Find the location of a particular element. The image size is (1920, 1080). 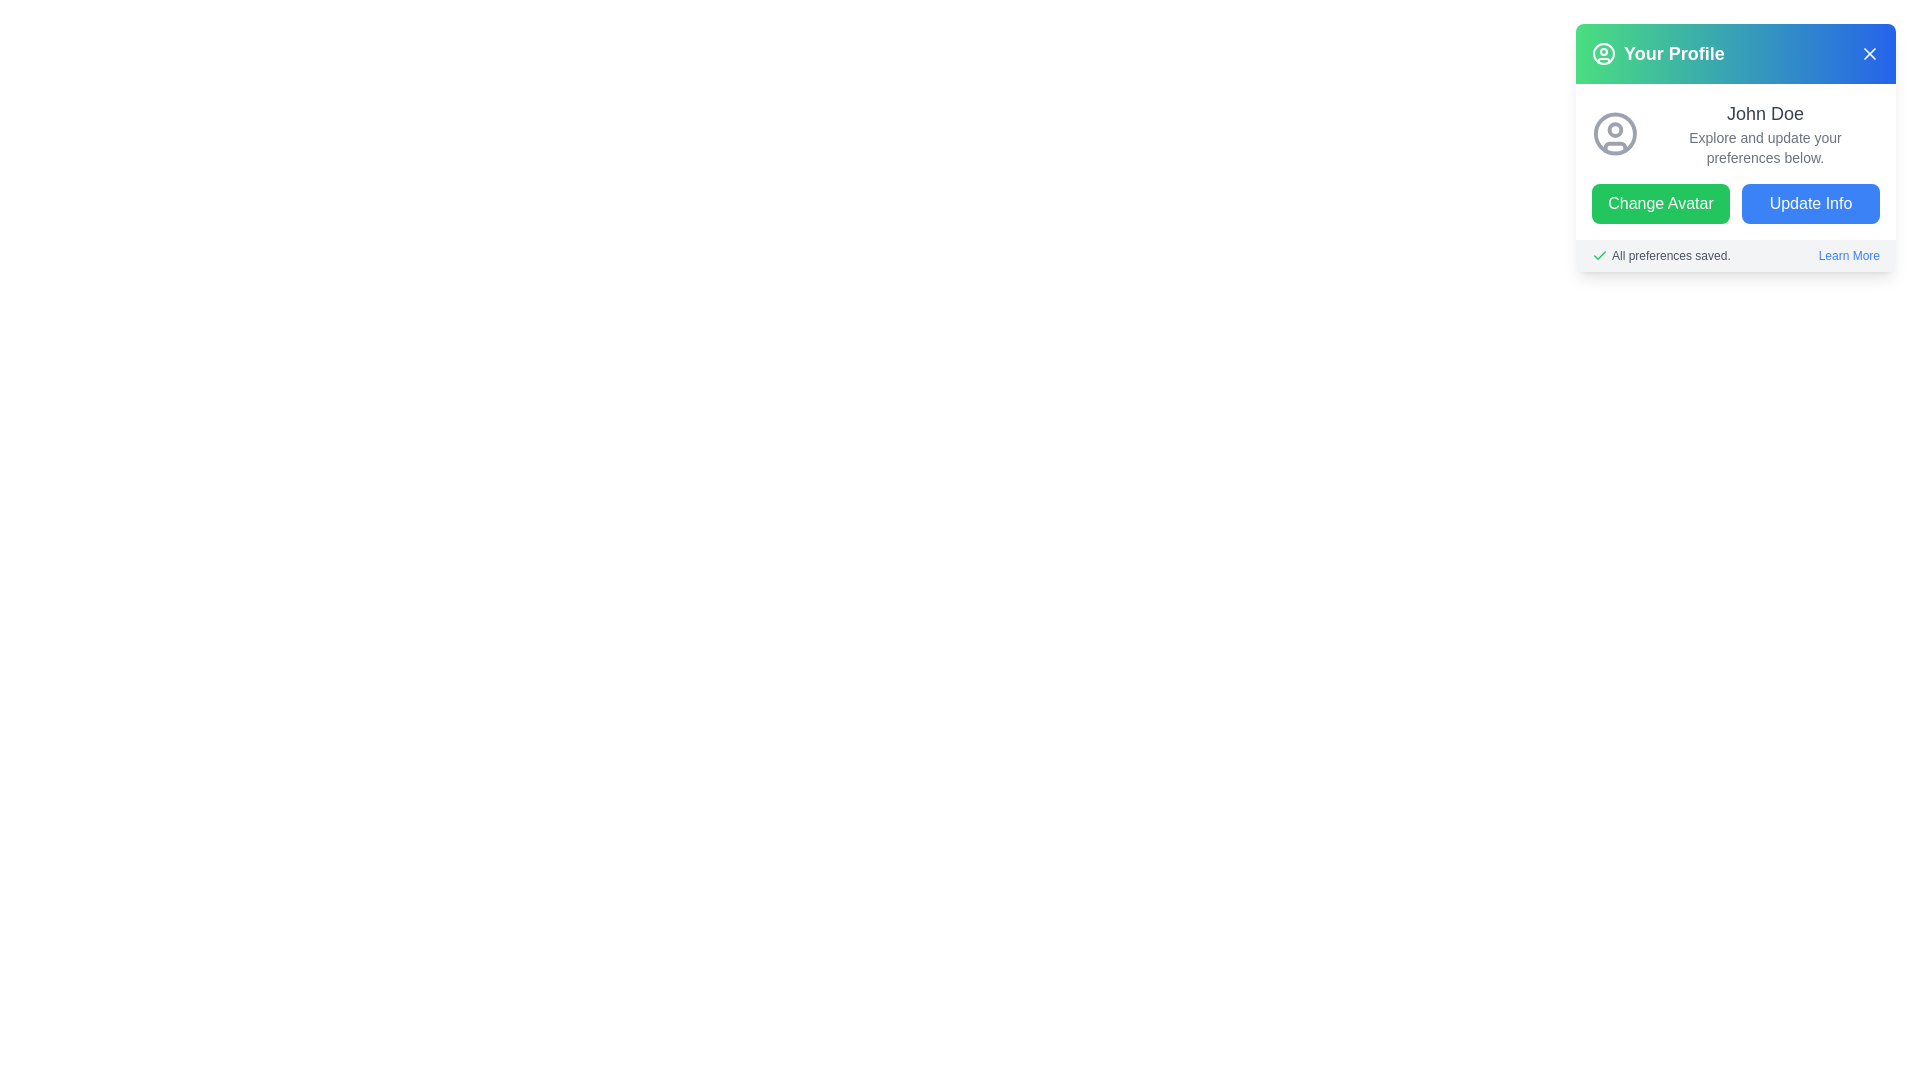

the static text element displaying the user's name 'John Doe', which is centrally located below the profile title in the profile card interface is located at coordinates (1765, 114).